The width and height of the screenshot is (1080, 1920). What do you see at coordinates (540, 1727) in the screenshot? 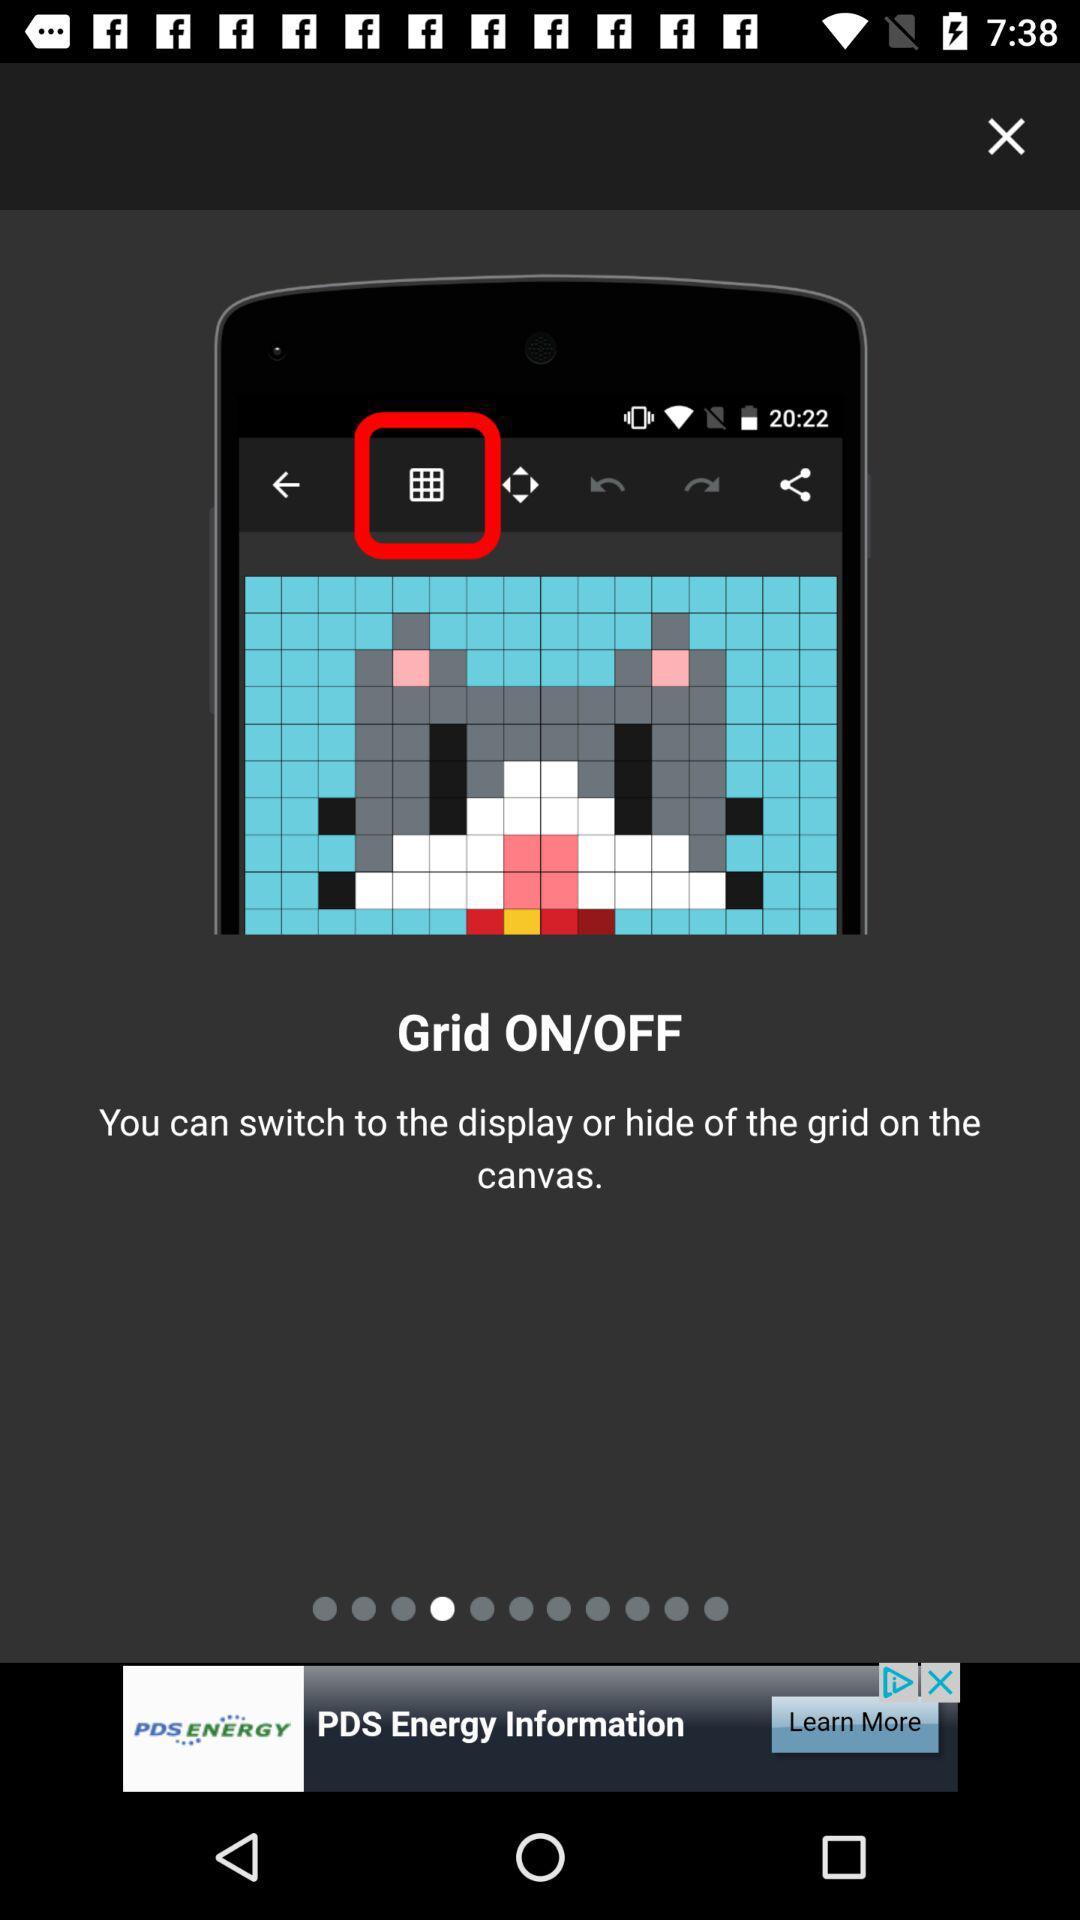
I see `advertisement space` at bounding box center [540, 1727].